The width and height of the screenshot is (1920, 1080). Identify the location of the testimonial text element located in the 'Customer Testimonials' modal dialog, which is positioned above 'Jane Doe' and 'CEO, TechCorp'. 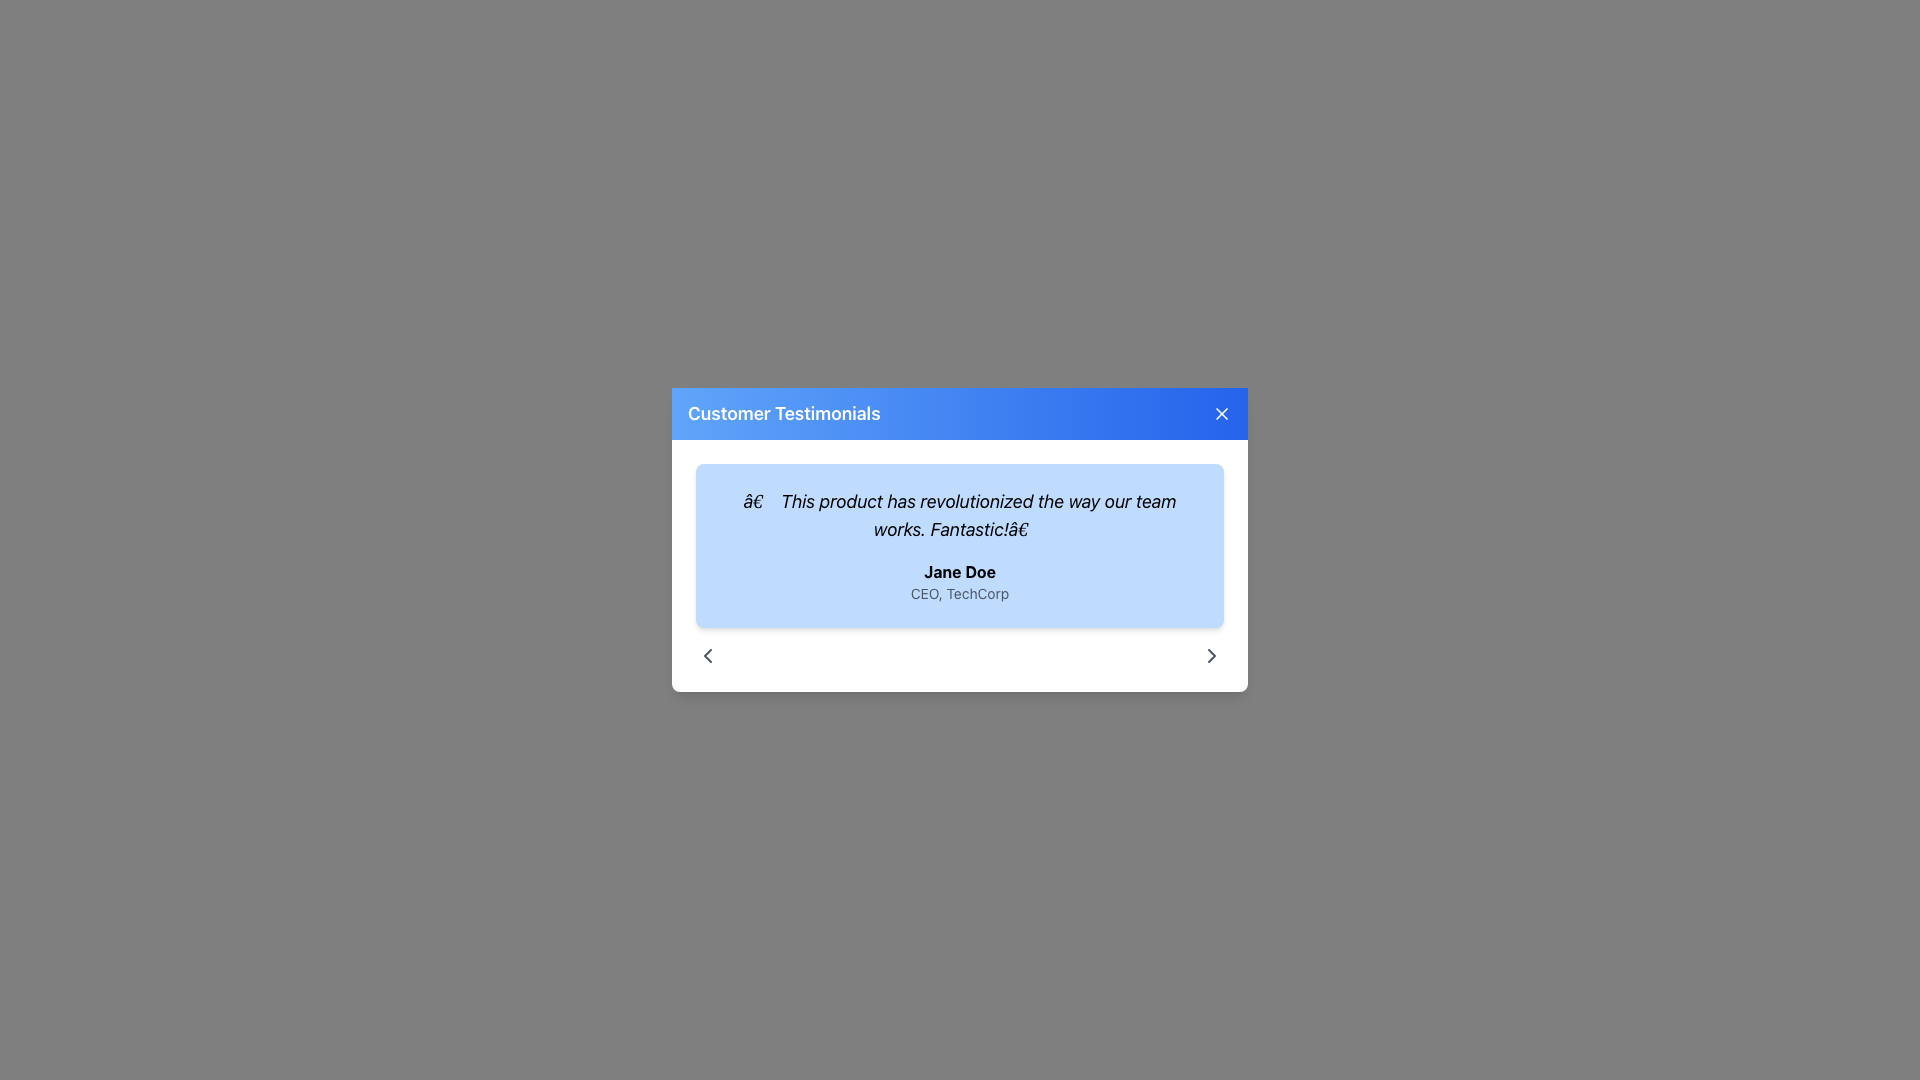
(960, 515).